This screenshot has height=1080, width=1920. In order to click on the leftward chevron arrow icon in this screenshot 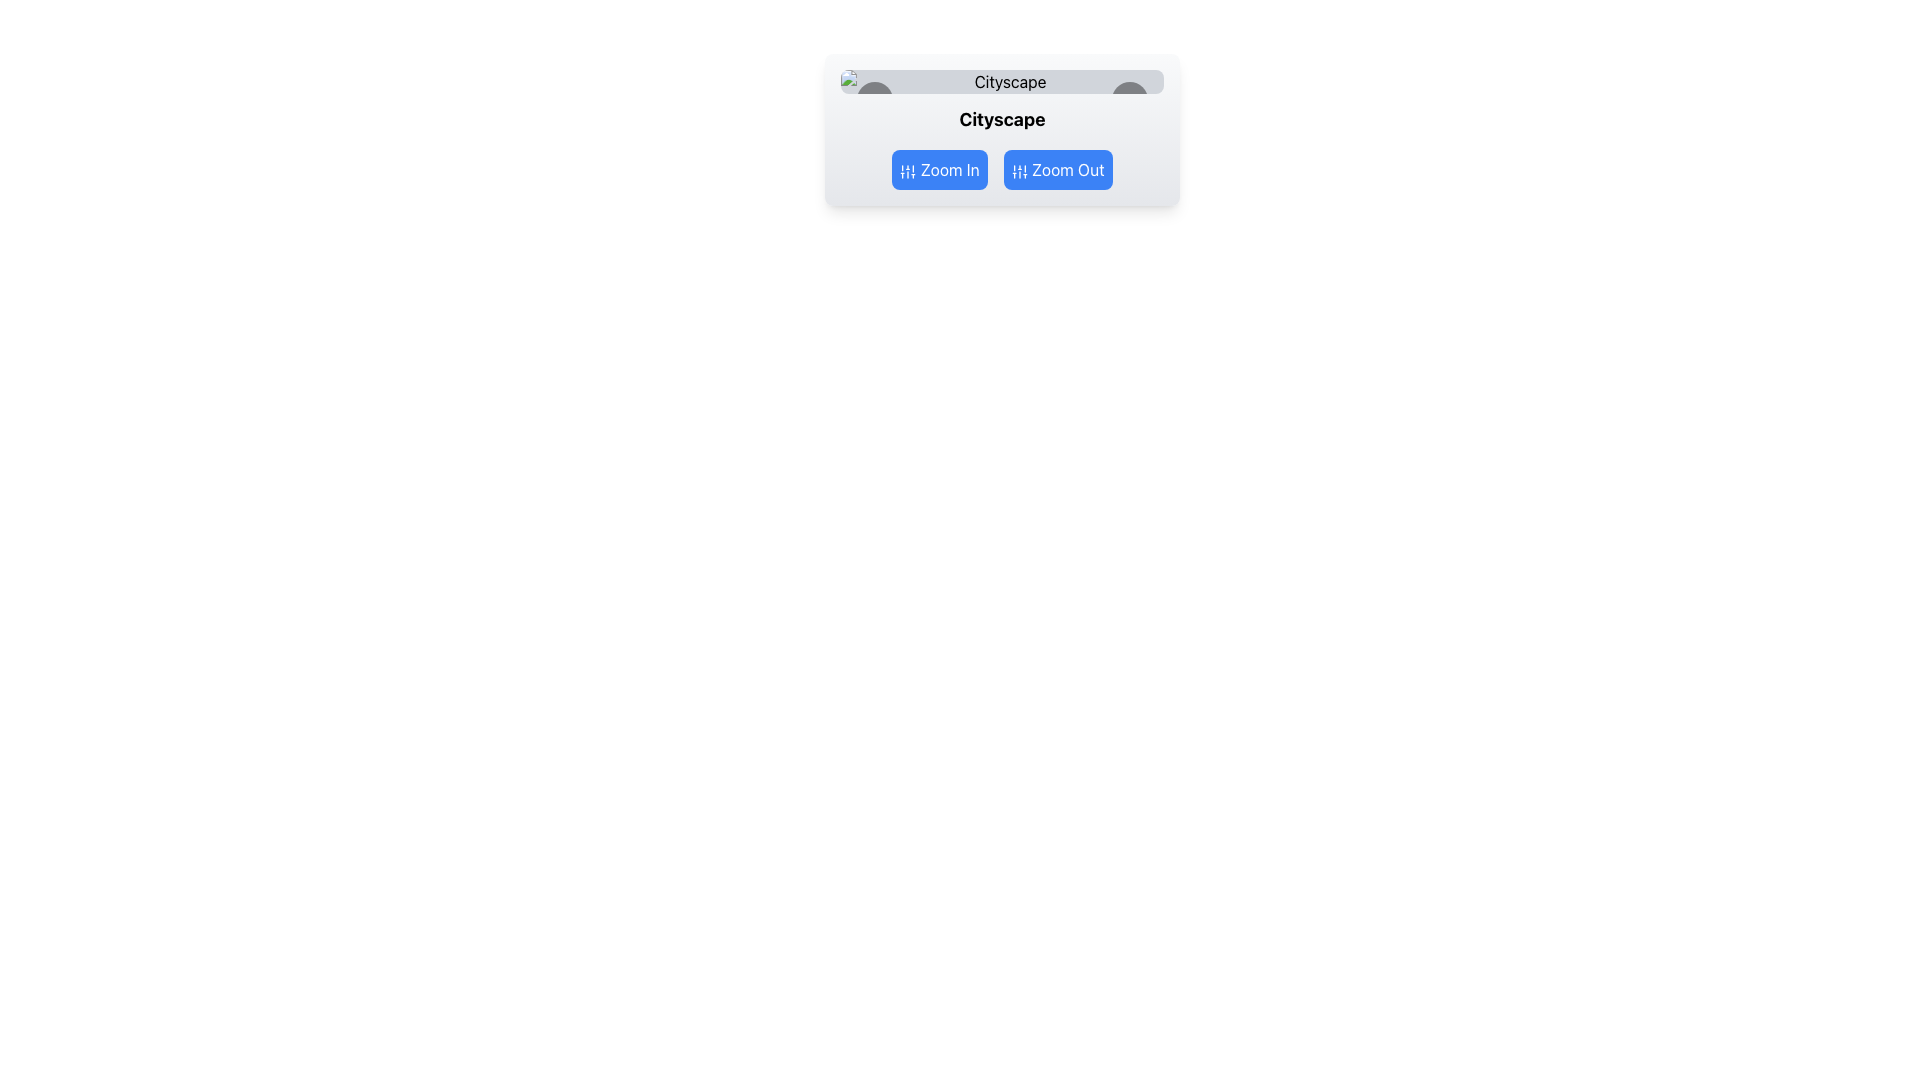, I will do `click(874, 100)`.